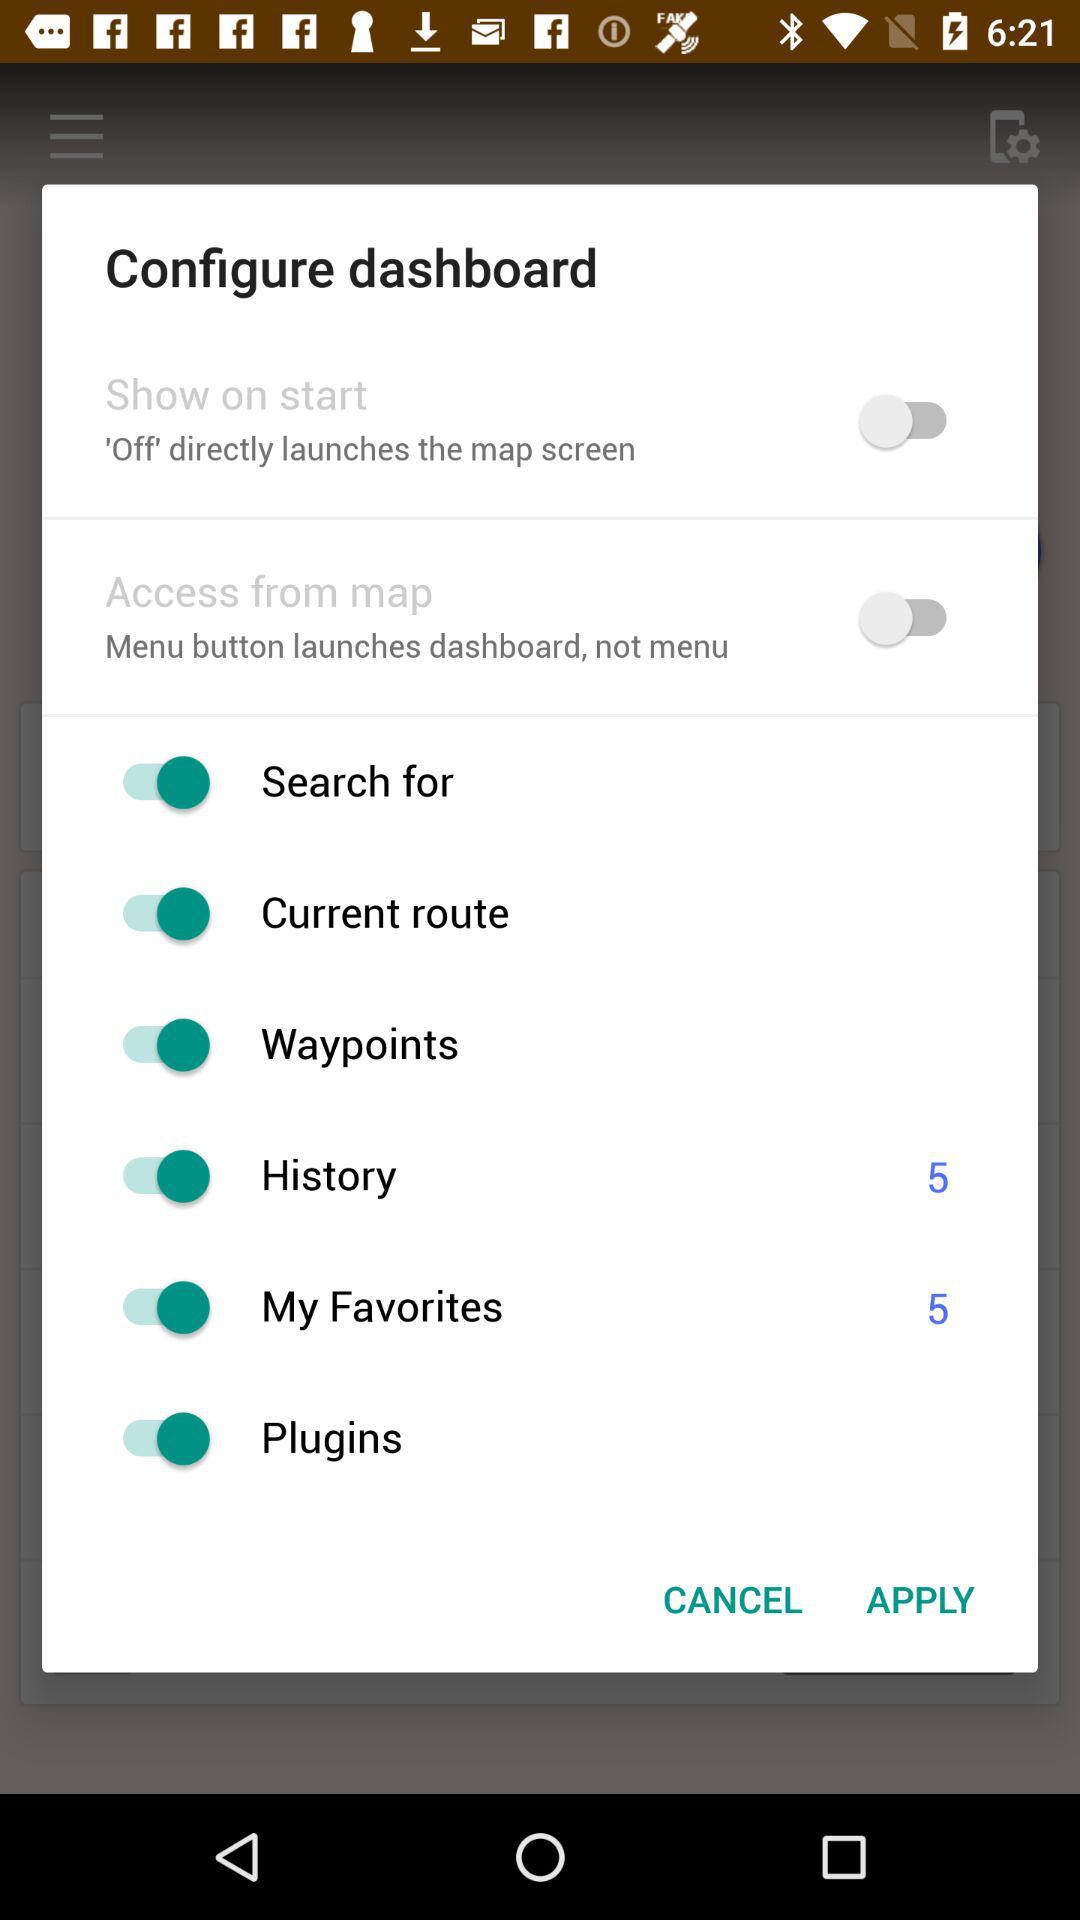 Image resolution: width=1080 pixels, height=1920 pixels. I want to click on history, so click(568, 1176).